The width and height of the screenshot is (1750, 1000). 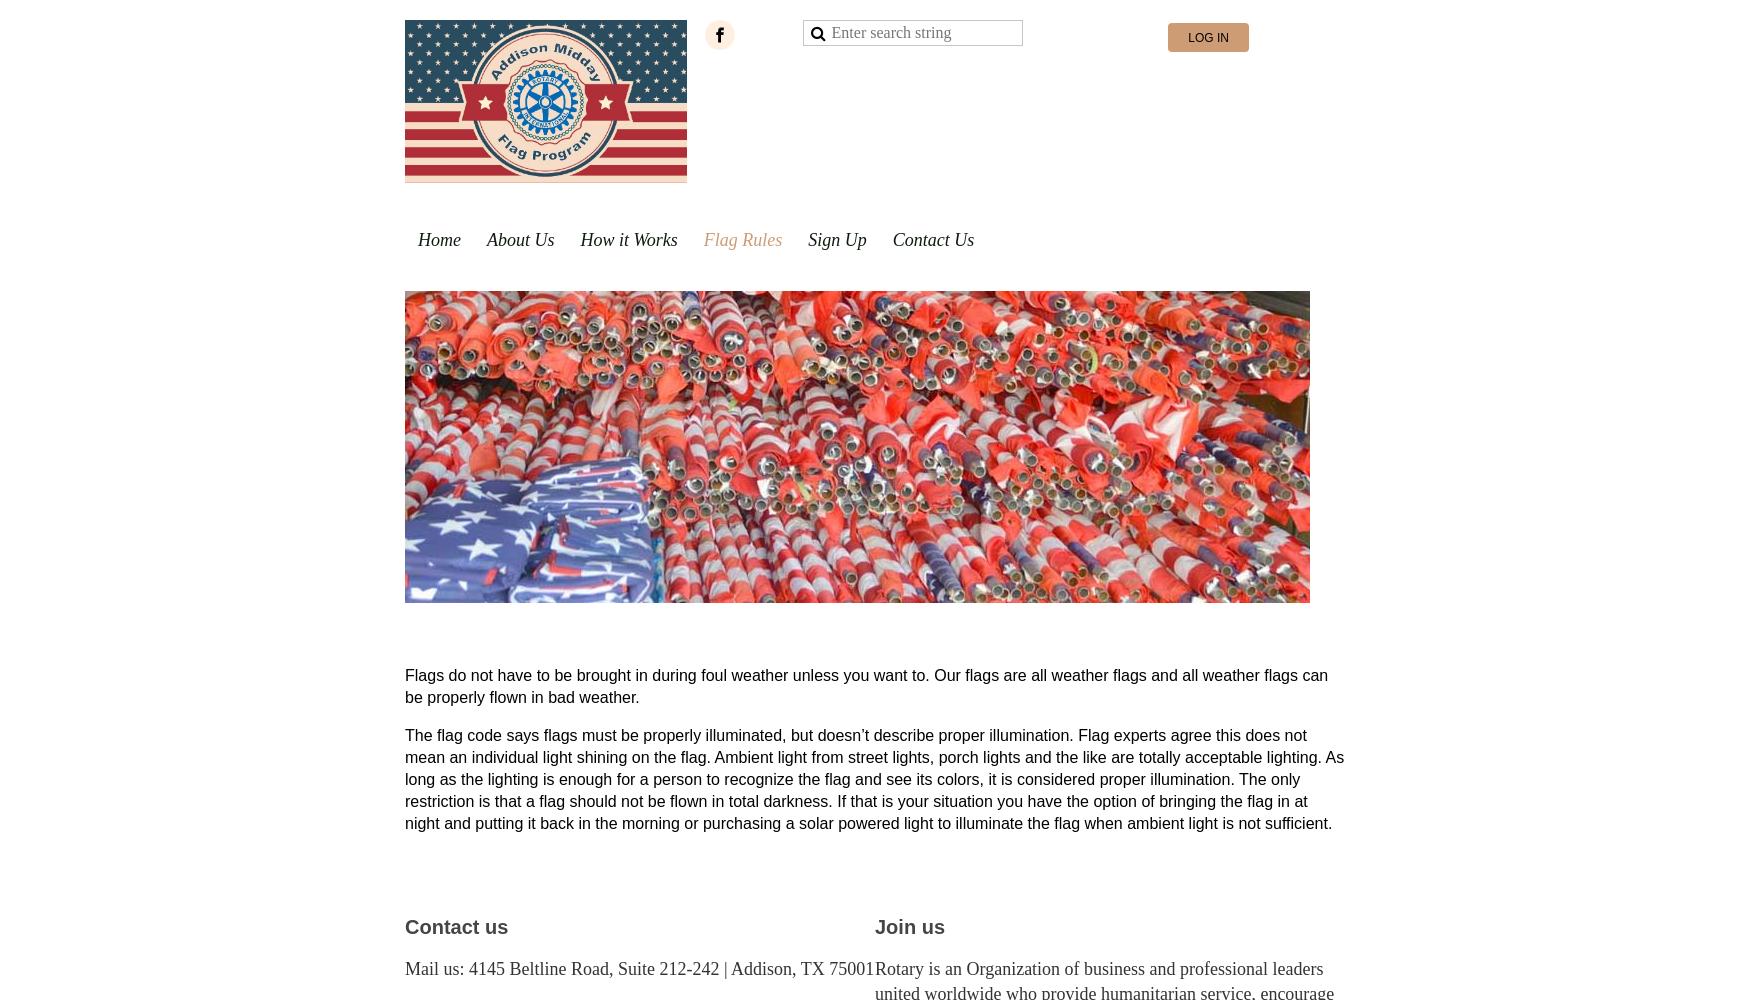 I want to click on 'Flags do not have to be brought in during foul weather unless you want to. Our flags are all weather flags and all weather flags can be properly flown in bad weather.', so click(x=403, y=686).